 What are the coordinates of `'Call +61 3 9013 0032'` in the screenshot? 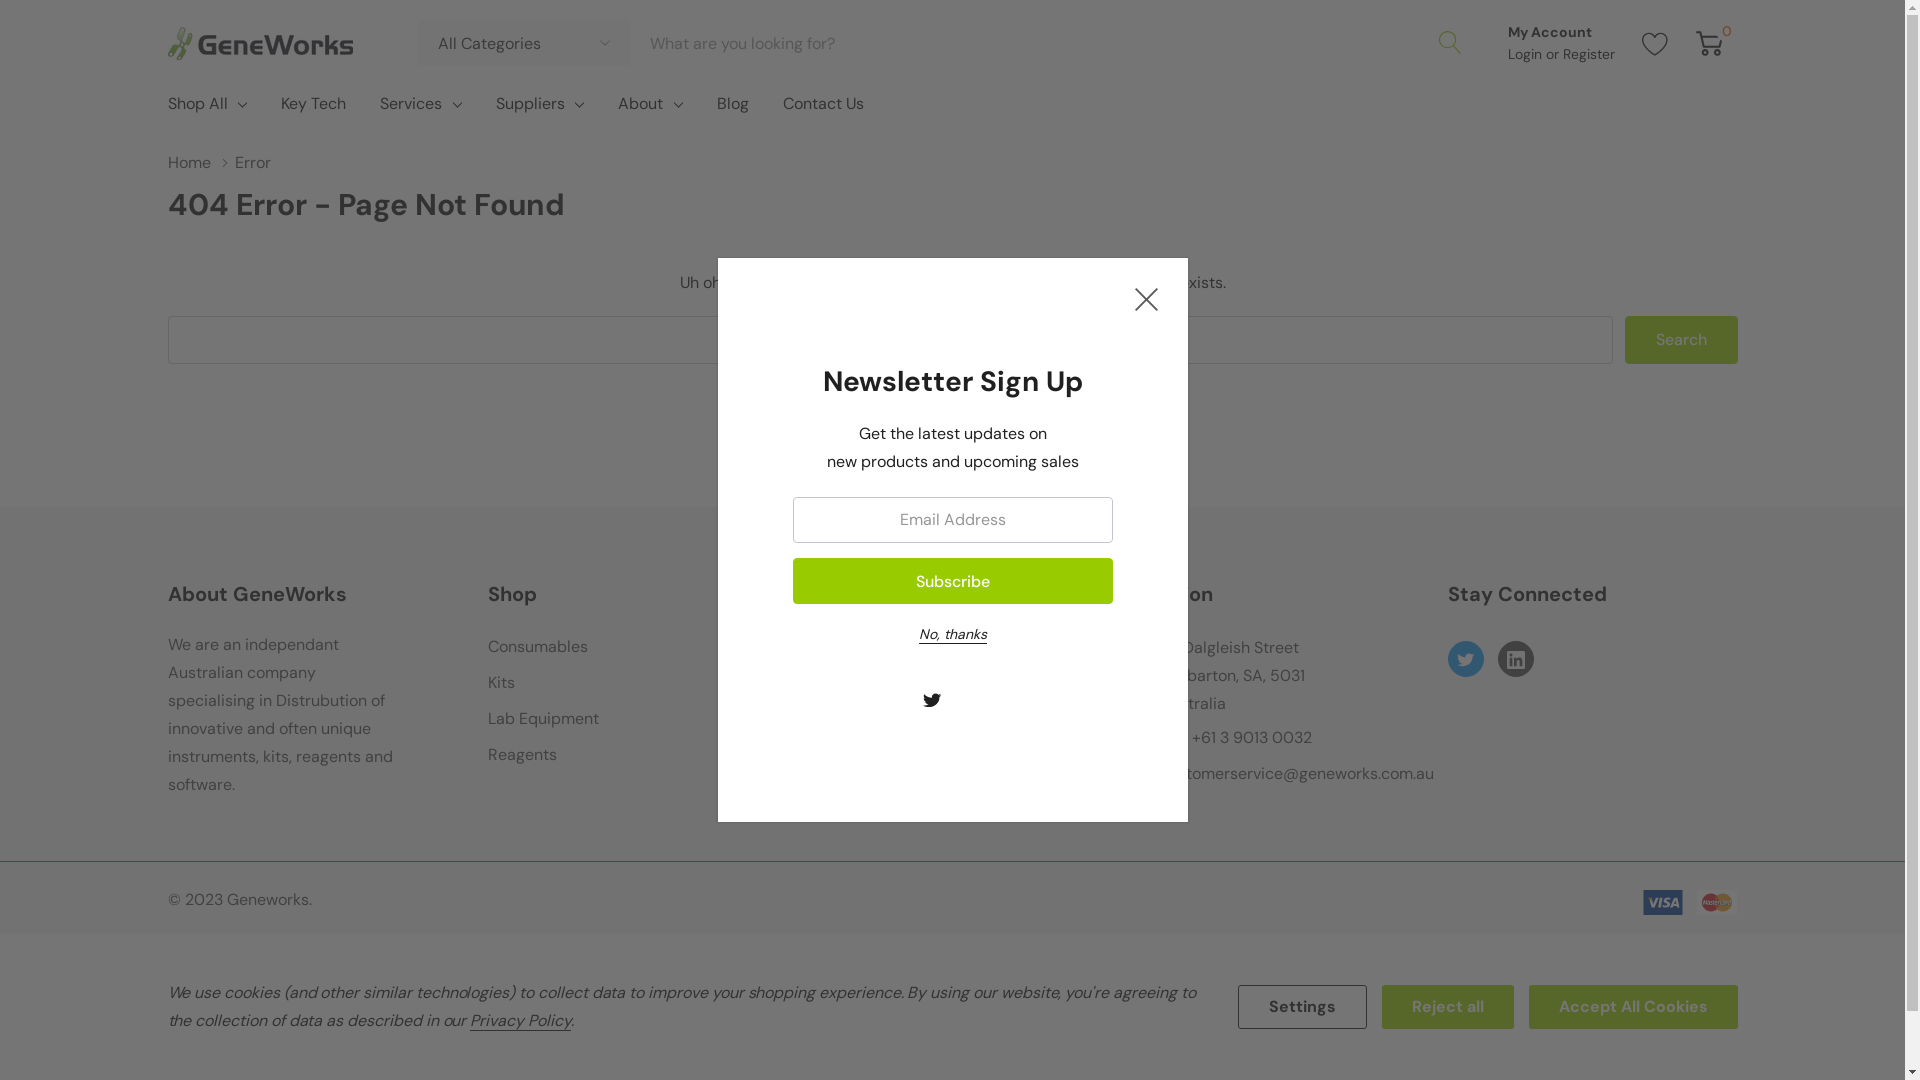 It's located at (1235, 737).